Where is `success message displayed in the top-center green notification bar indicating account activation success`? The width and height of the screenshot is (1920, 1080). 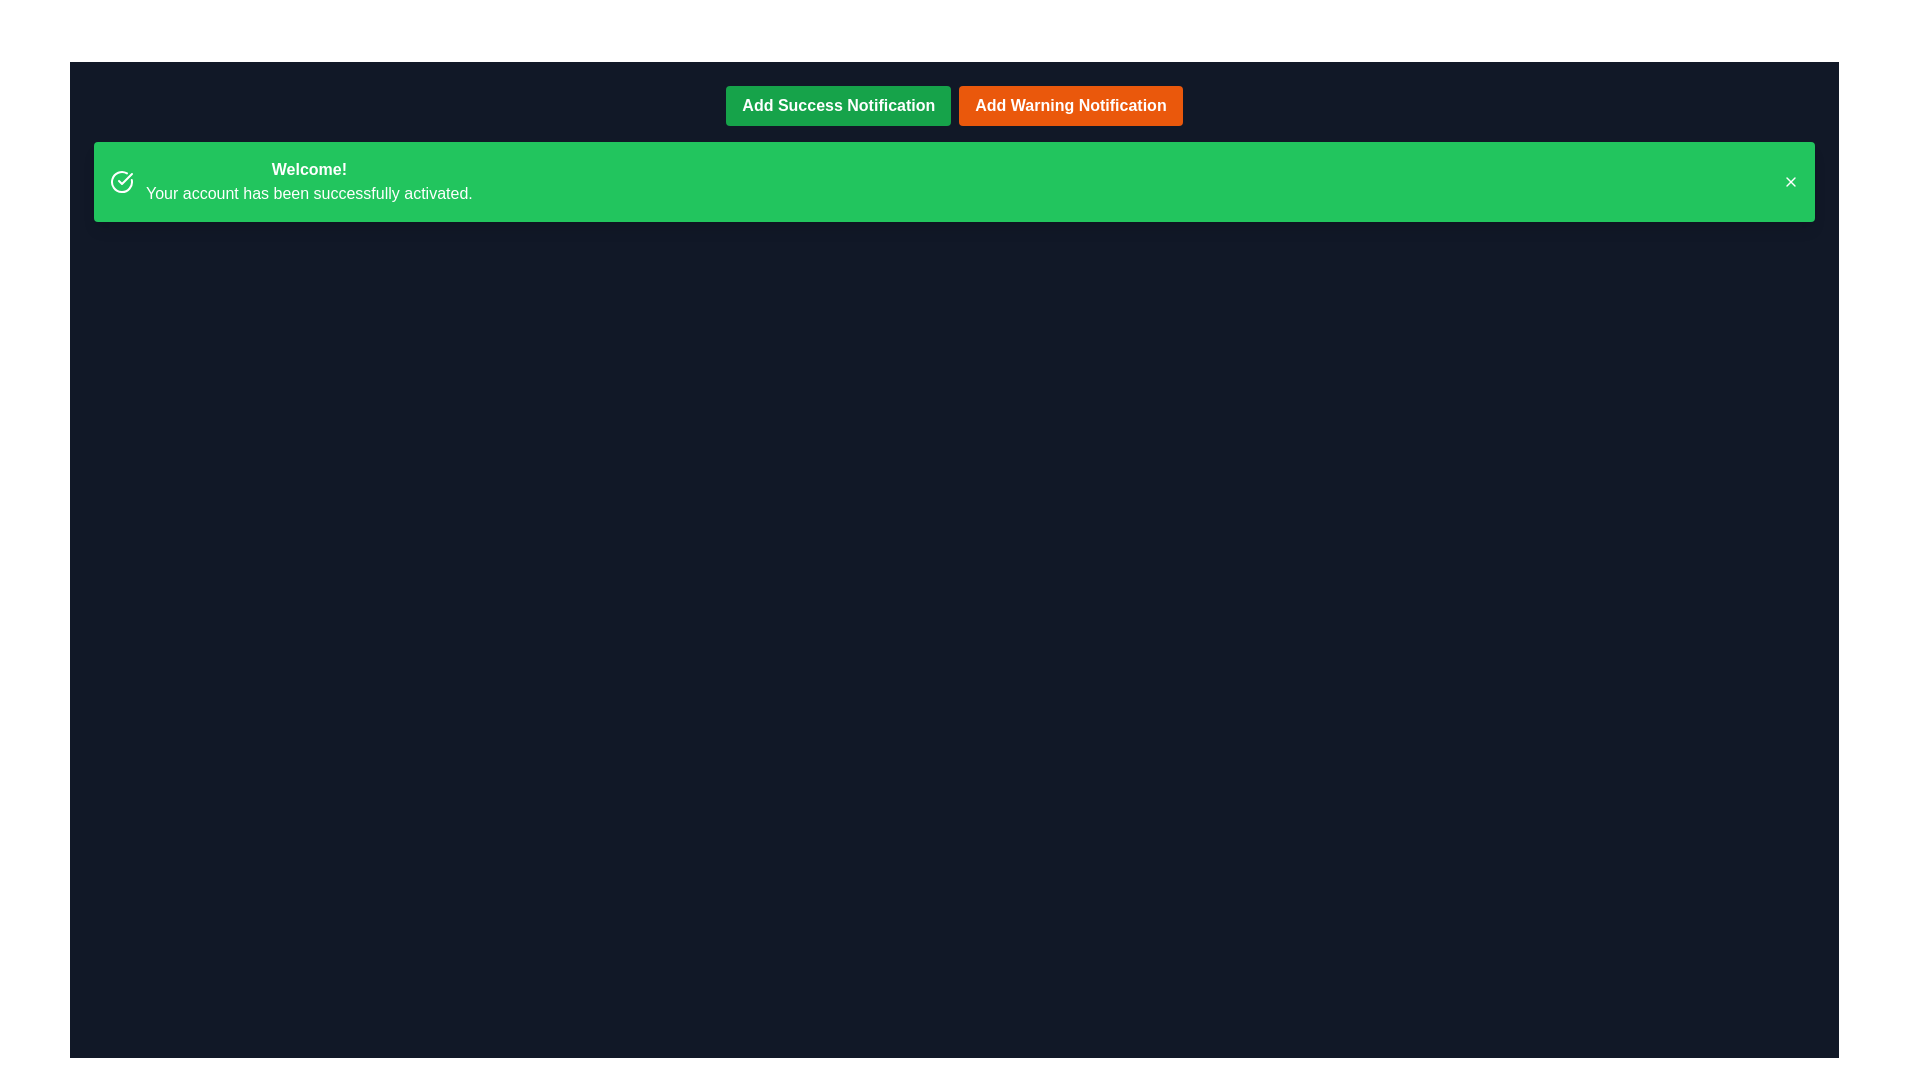 success message displayed in the top-center green notification bar indicating account activation success is located at coordinates (290, 181).